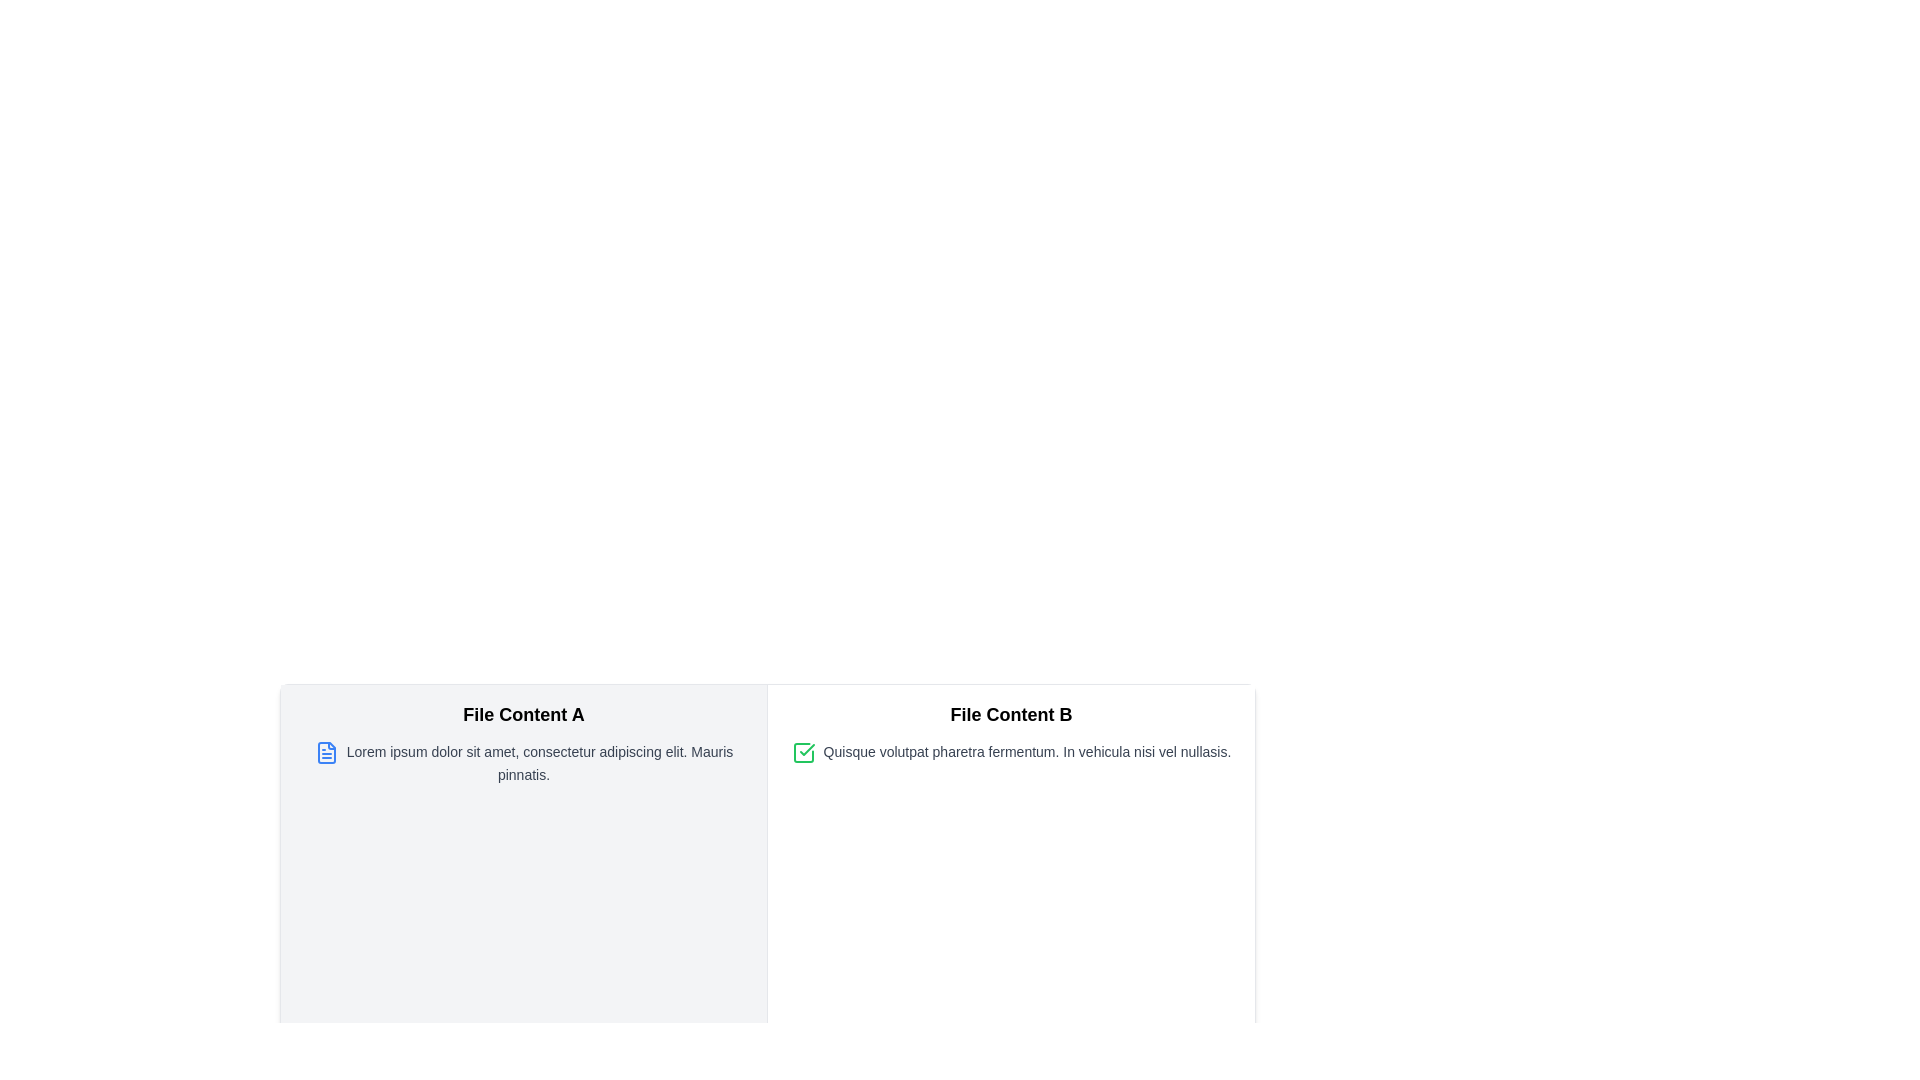 Image resolution: width=1920 pixels, height=1080 pixels. I want to click on the document icon with a blue outline located next to the paragraph of text starting with 'Lorem ipsum dolor sit amet' in the 'File Content A' component, so click(326, 752).